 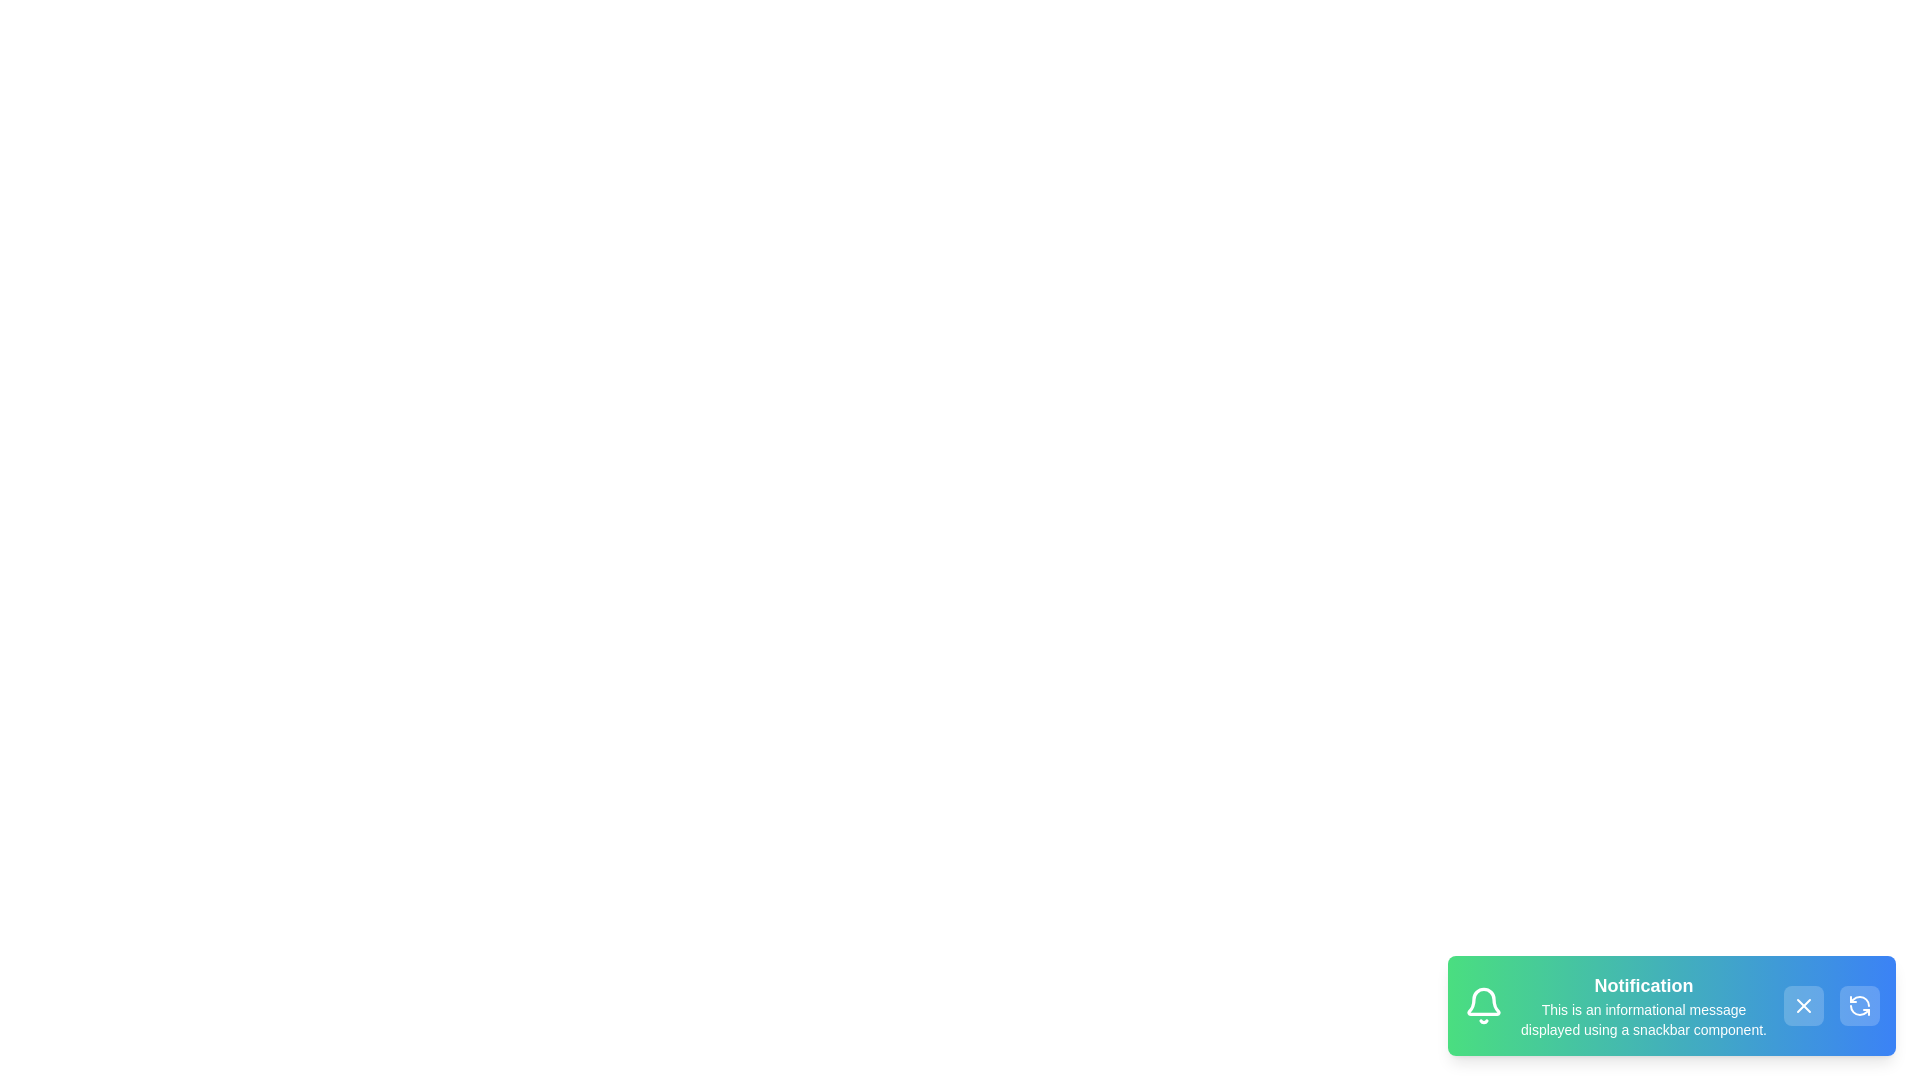 What do you see at coordinates (1859, 1006) in the screenshot?
I see `the refresh button to reactivate the snackbar notification` at bounding box center [1859, 1006].